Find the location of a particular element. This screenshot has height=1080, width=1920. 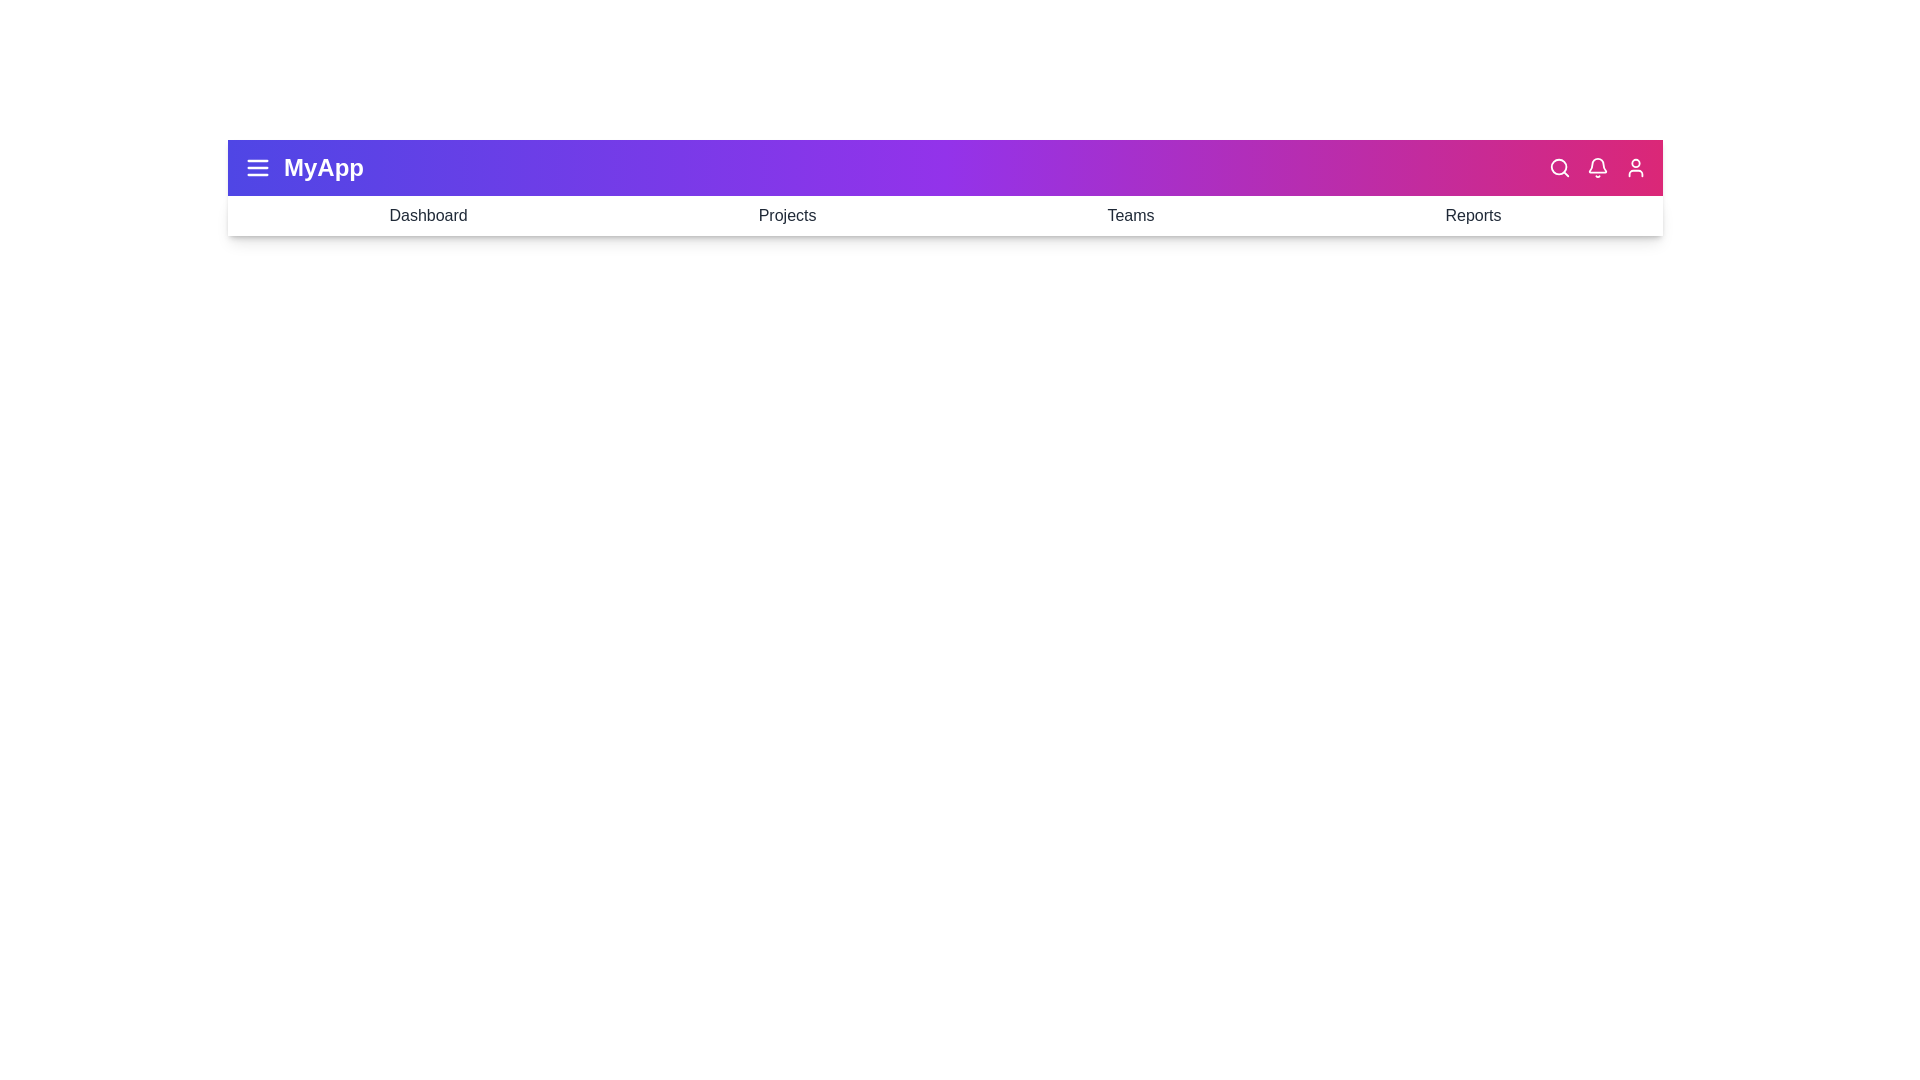

the 'Bell' icon to view notifications is located at coordinates (1597, 167).